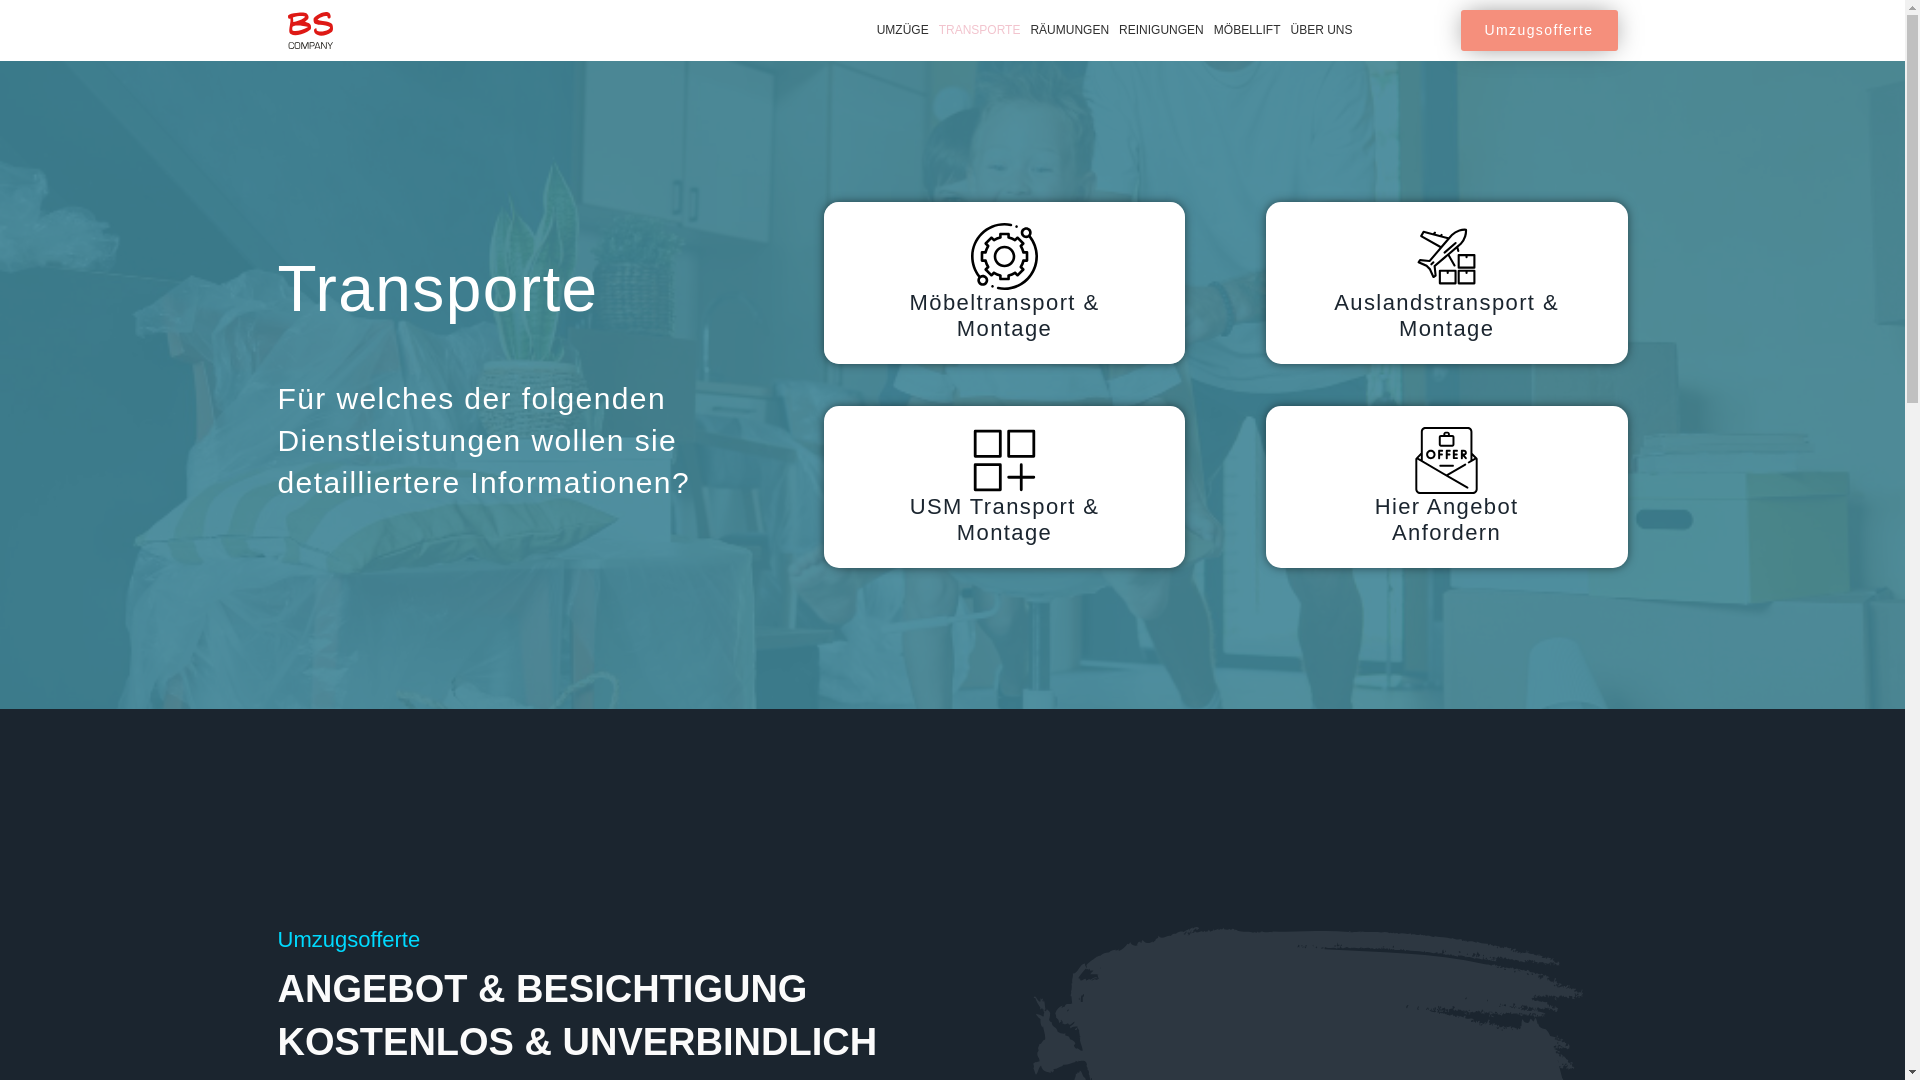 This screenshot has width=1920, height=1080. I want to click on 'REINIGUNGEN', so click(1161, 30).